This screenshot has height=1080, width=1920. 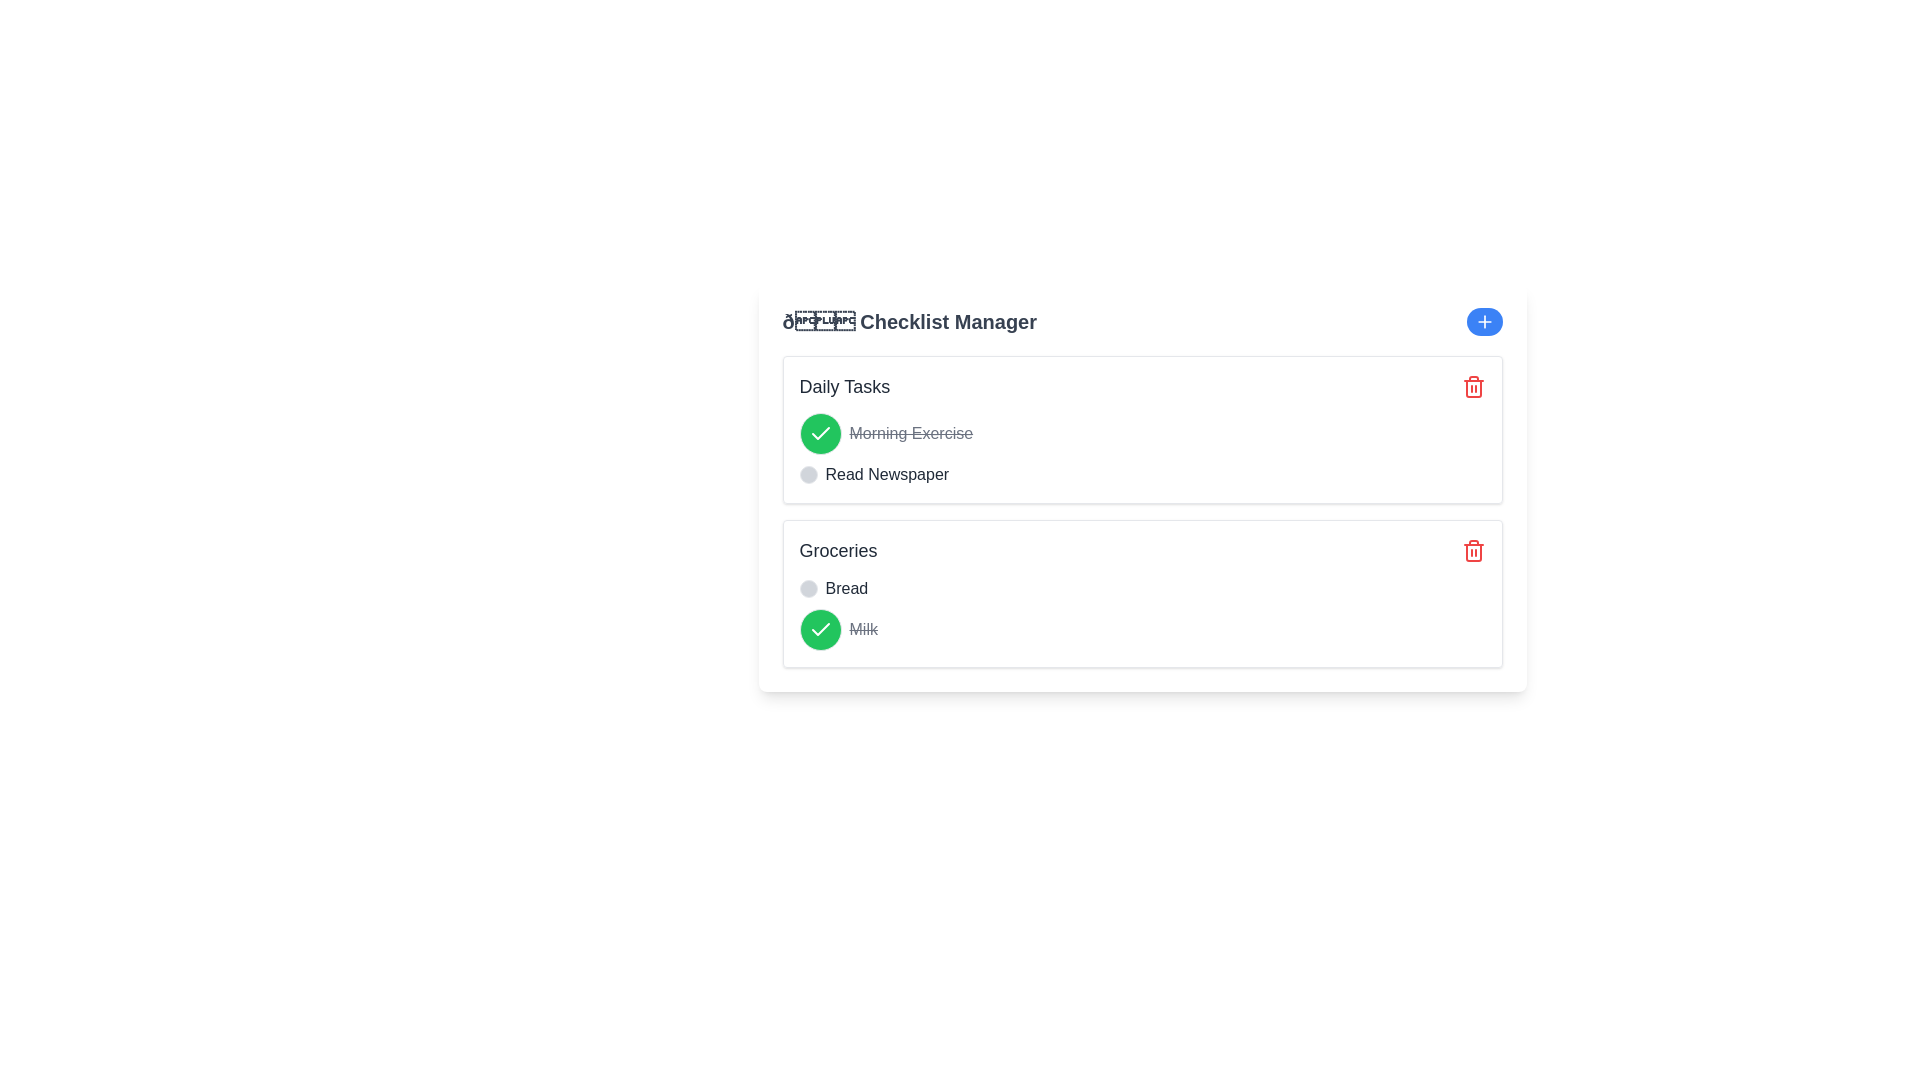 I want to click on the Text Label that serves as the header for the task management section, located near the top-left of the rectangular panel, so click(x=844, y=386).